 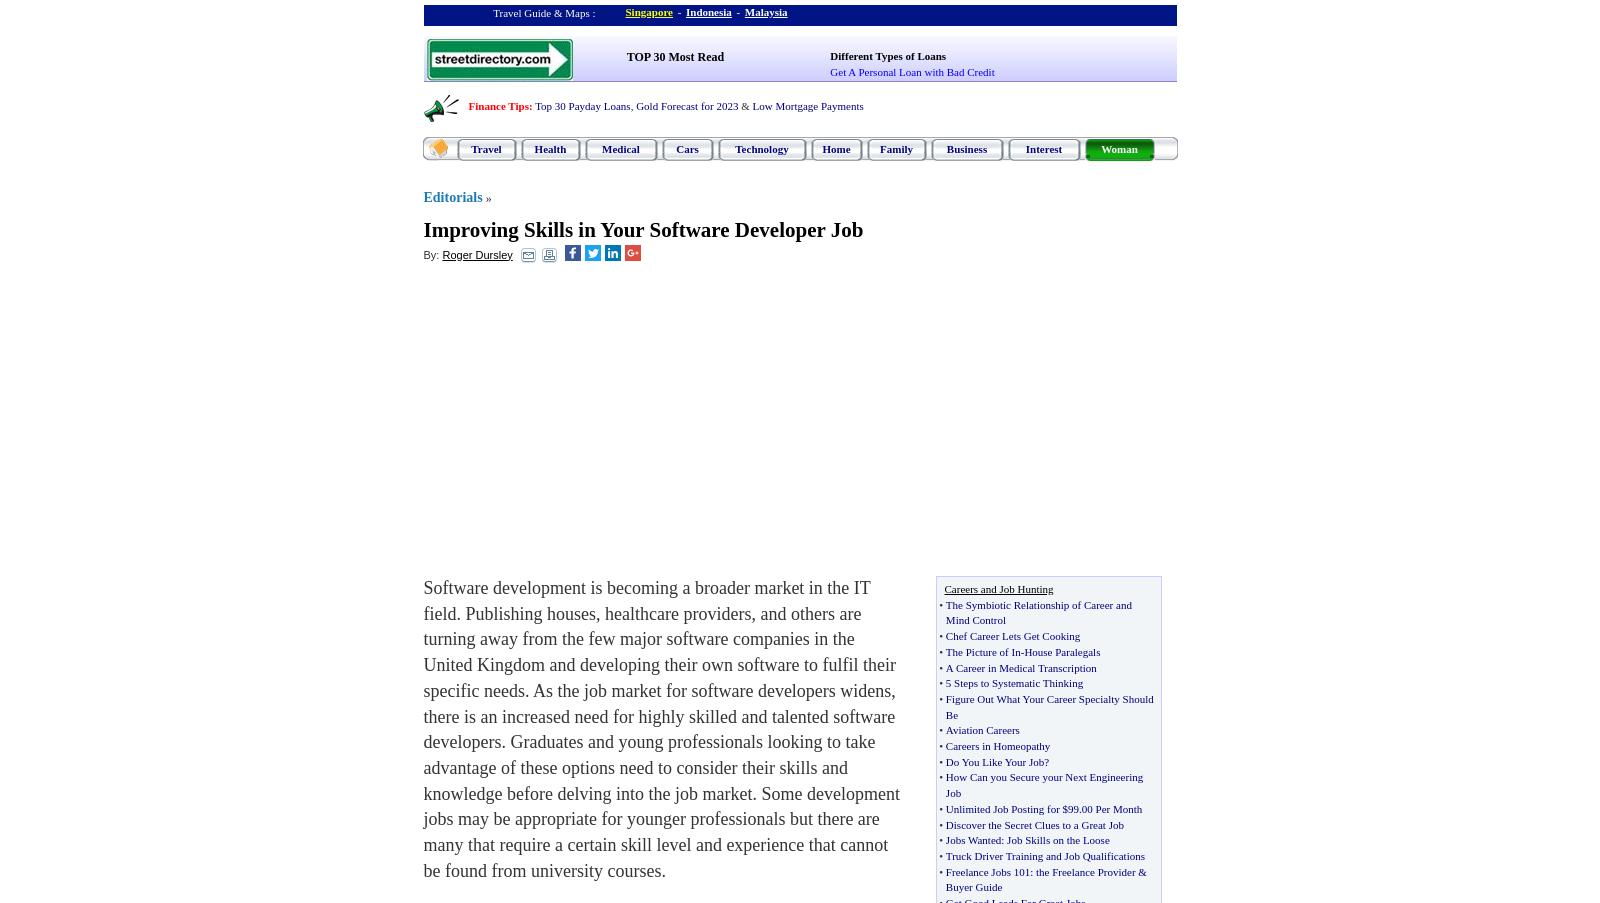 I want to click on 'How Can you Secure your Next Engineering Job', so click(x=1044, y=783).